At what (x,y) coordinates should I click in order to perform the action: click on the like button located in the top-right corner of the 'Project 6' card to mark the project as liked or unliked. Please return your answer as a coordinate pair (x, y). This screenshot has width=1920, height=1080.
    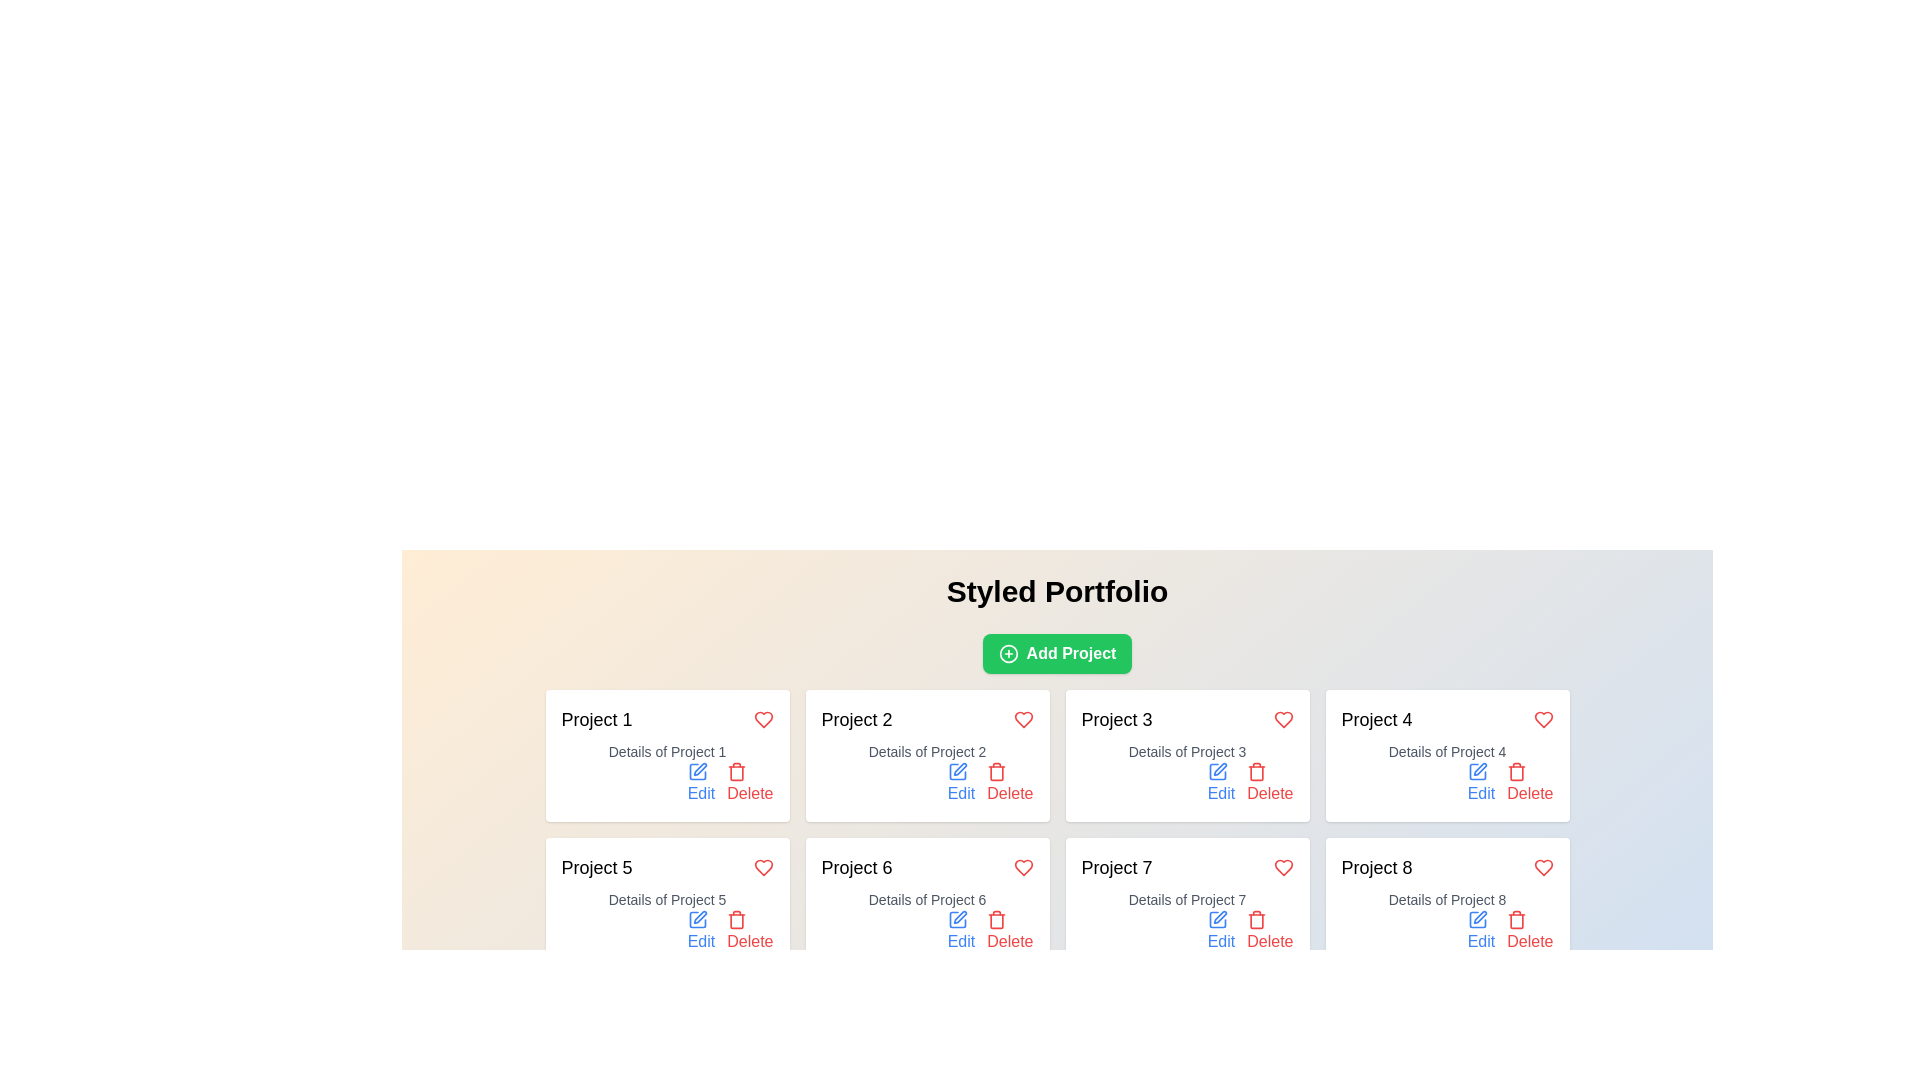
    Looking at the image, I should click on (1023, 866).